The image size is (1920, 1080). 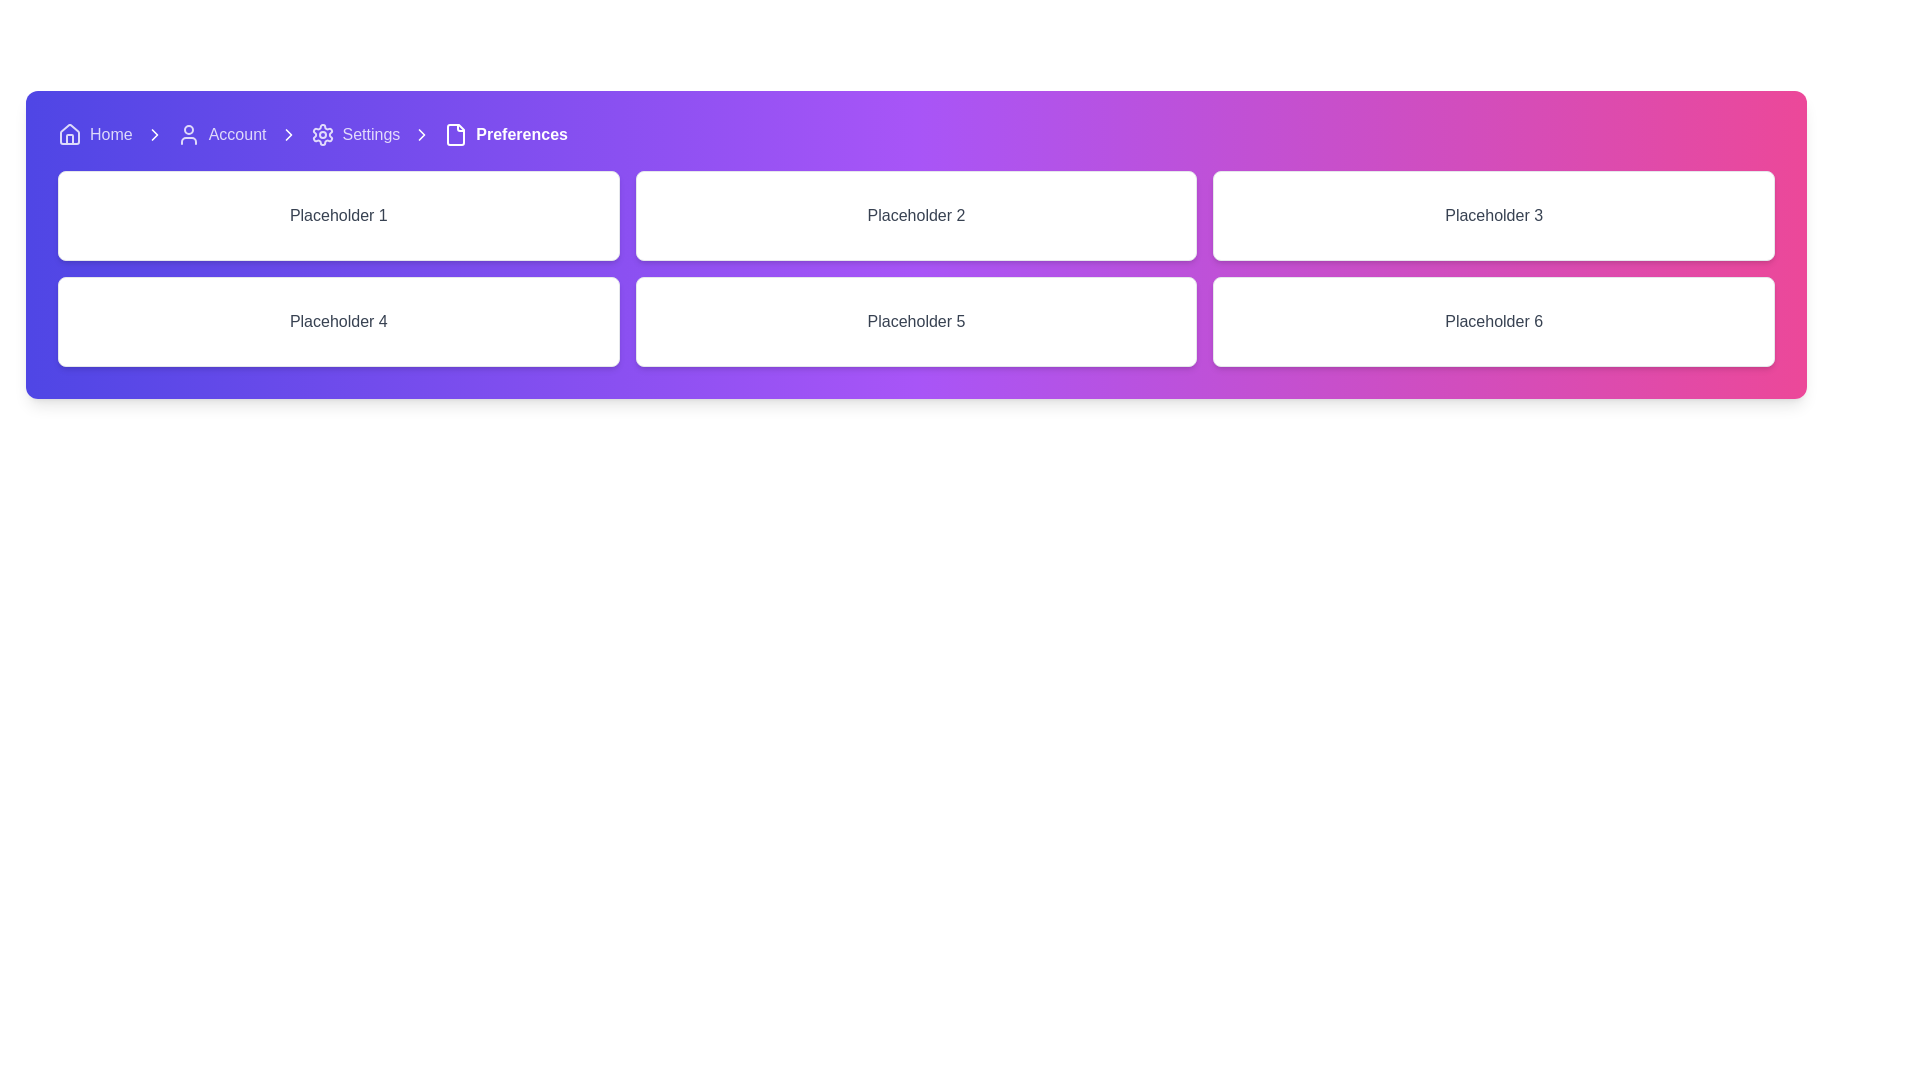 What do you see at coordinates (94, 135) in the screenshot?
I see `the 'Home' link with the house-shaped icon in the breadcrumb navigation bar` at bounding box center [94, 135].